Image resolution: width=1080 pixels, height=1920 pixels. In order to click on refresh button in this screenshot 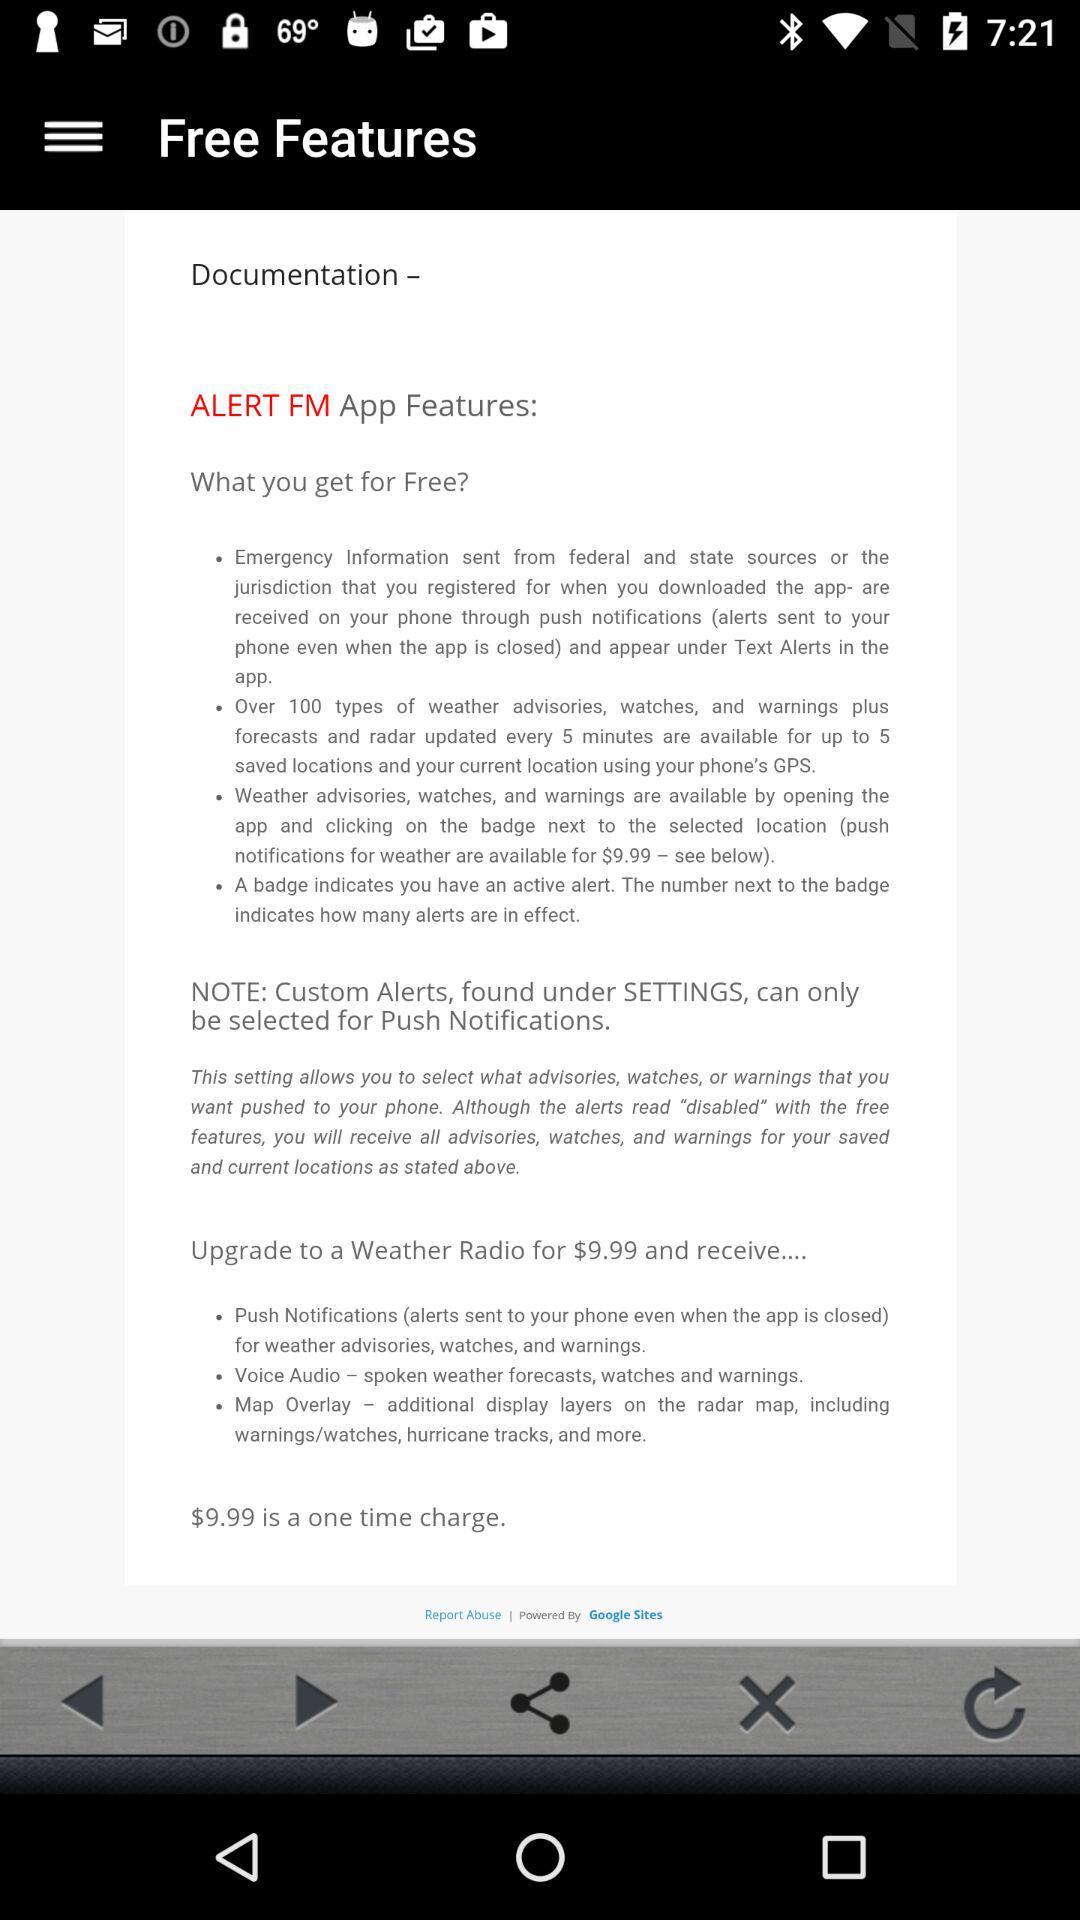, I will do `click(994, 1702)`.